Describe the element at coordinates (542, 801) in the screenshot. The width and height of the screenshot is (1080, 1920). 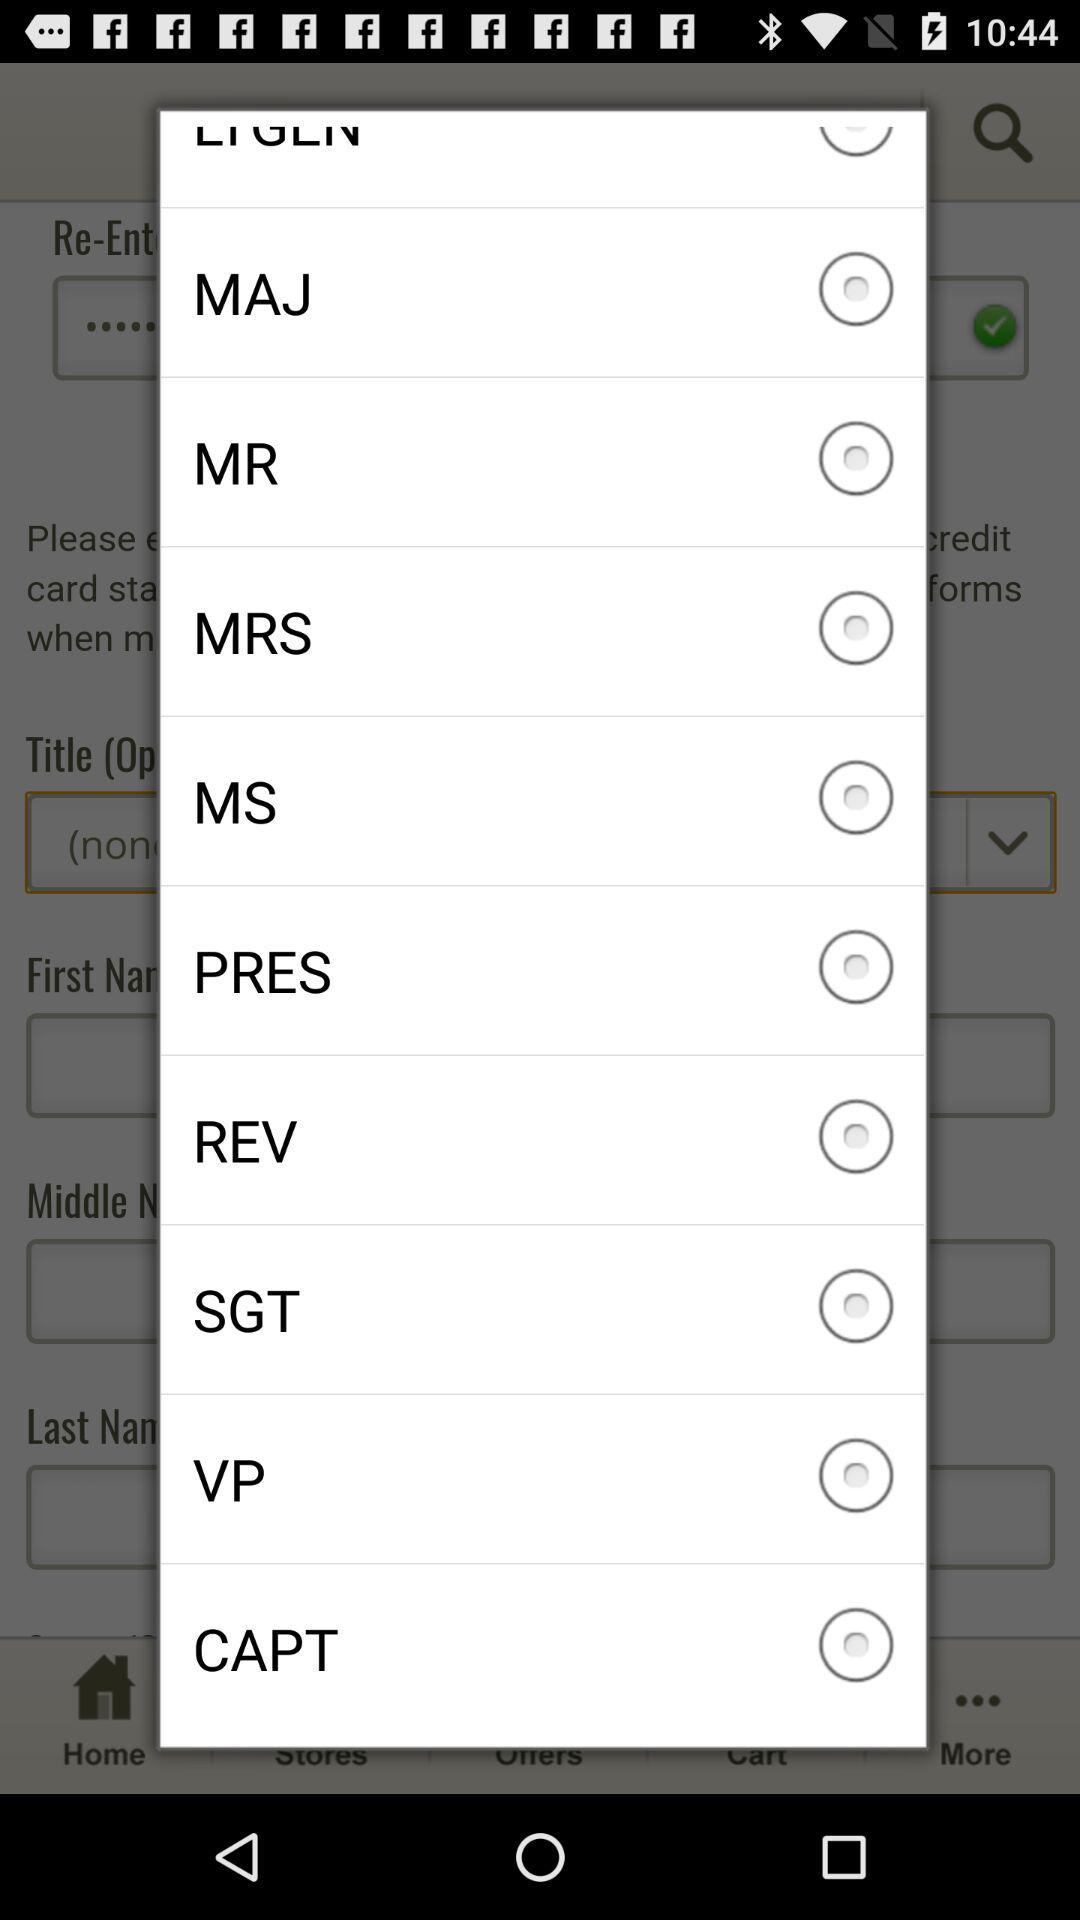
I see `item below mrs item` at that location.